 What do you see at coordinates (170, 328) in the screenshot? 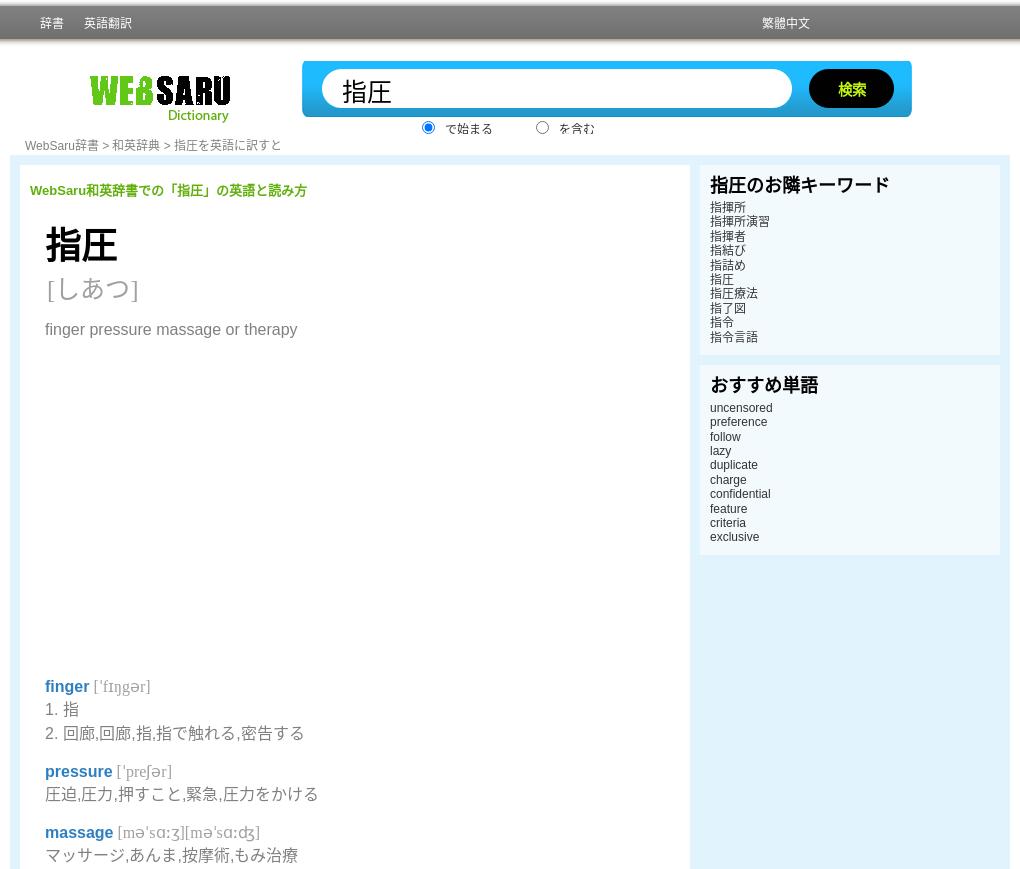
I see `'finger pressure massage or therapy'` at bounding box center [170, 328].